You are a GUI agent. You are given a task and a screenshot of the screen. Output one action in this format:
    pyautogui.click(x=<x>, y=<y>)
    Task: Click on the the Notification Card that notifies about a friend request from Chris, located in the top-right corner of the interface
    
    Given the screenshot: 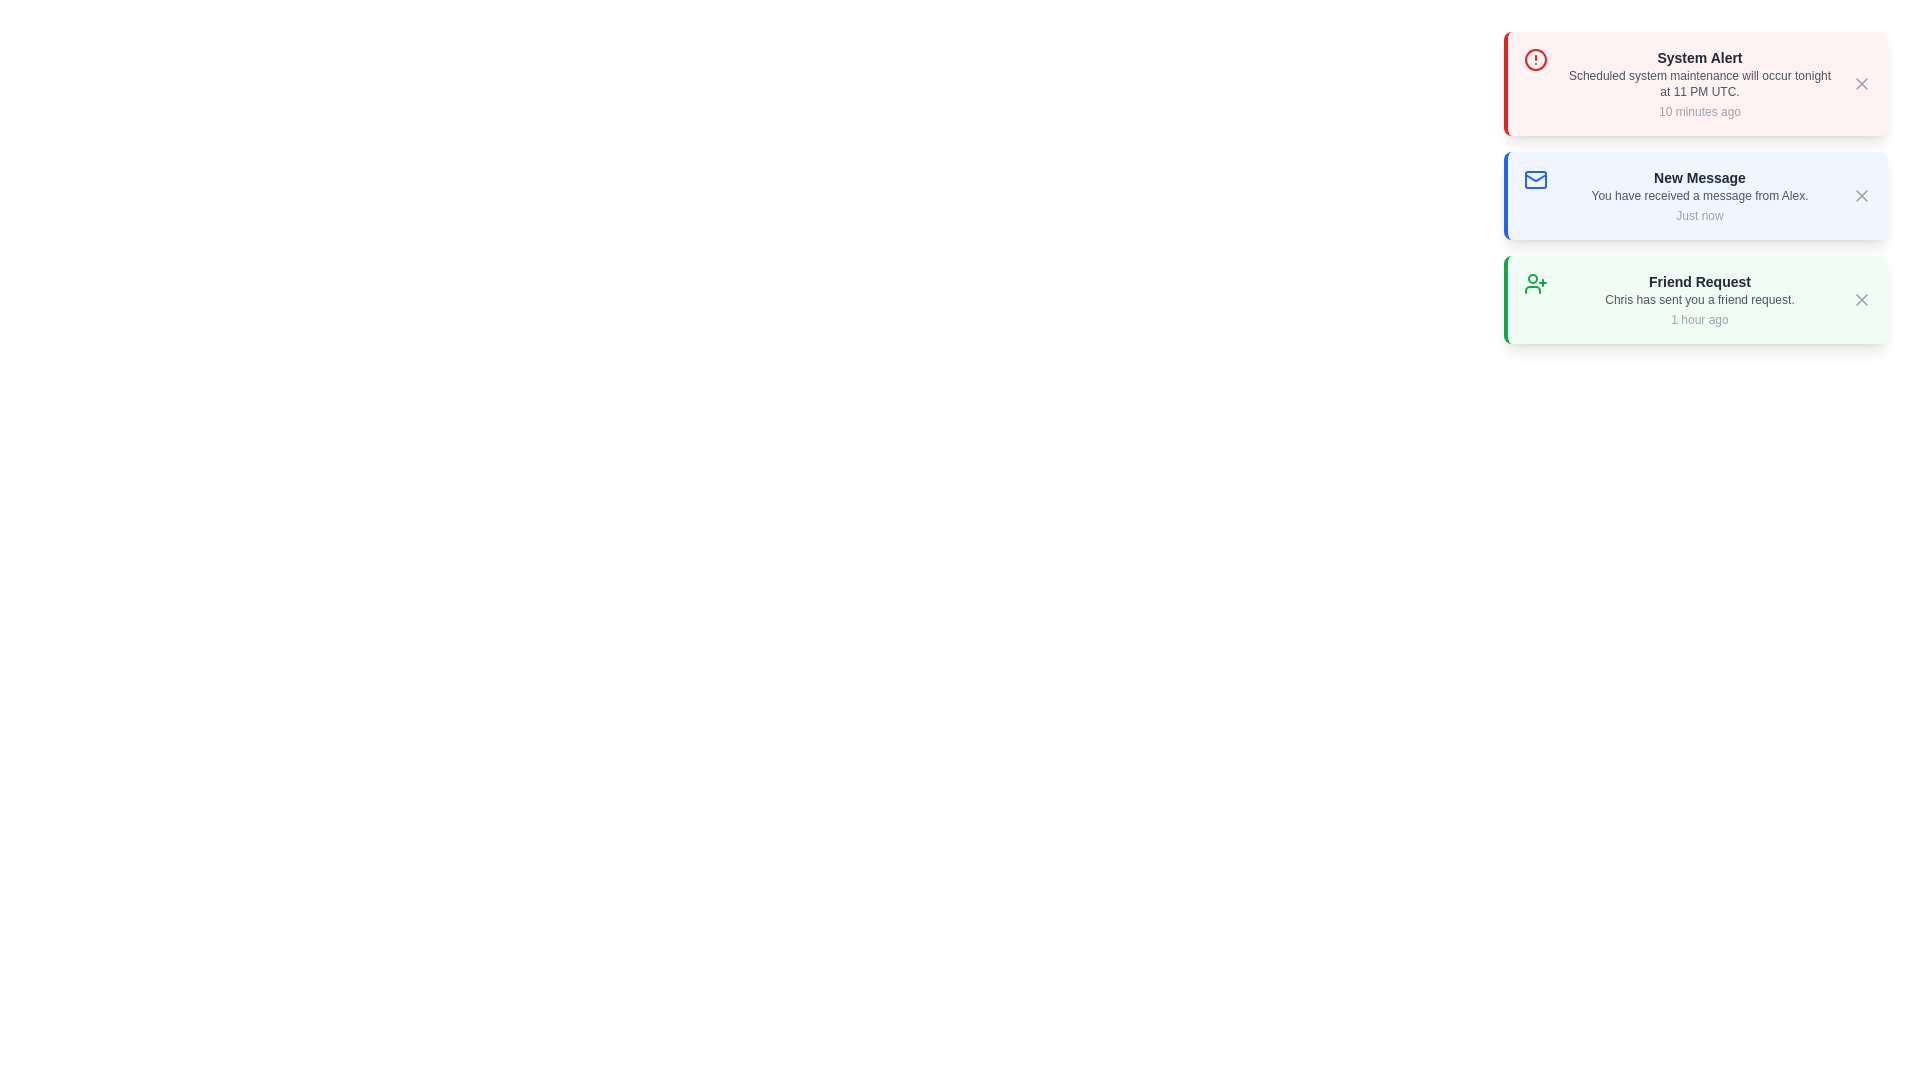 What is the action you would take?
    pyautogui.click(x=1694, y=300)
    